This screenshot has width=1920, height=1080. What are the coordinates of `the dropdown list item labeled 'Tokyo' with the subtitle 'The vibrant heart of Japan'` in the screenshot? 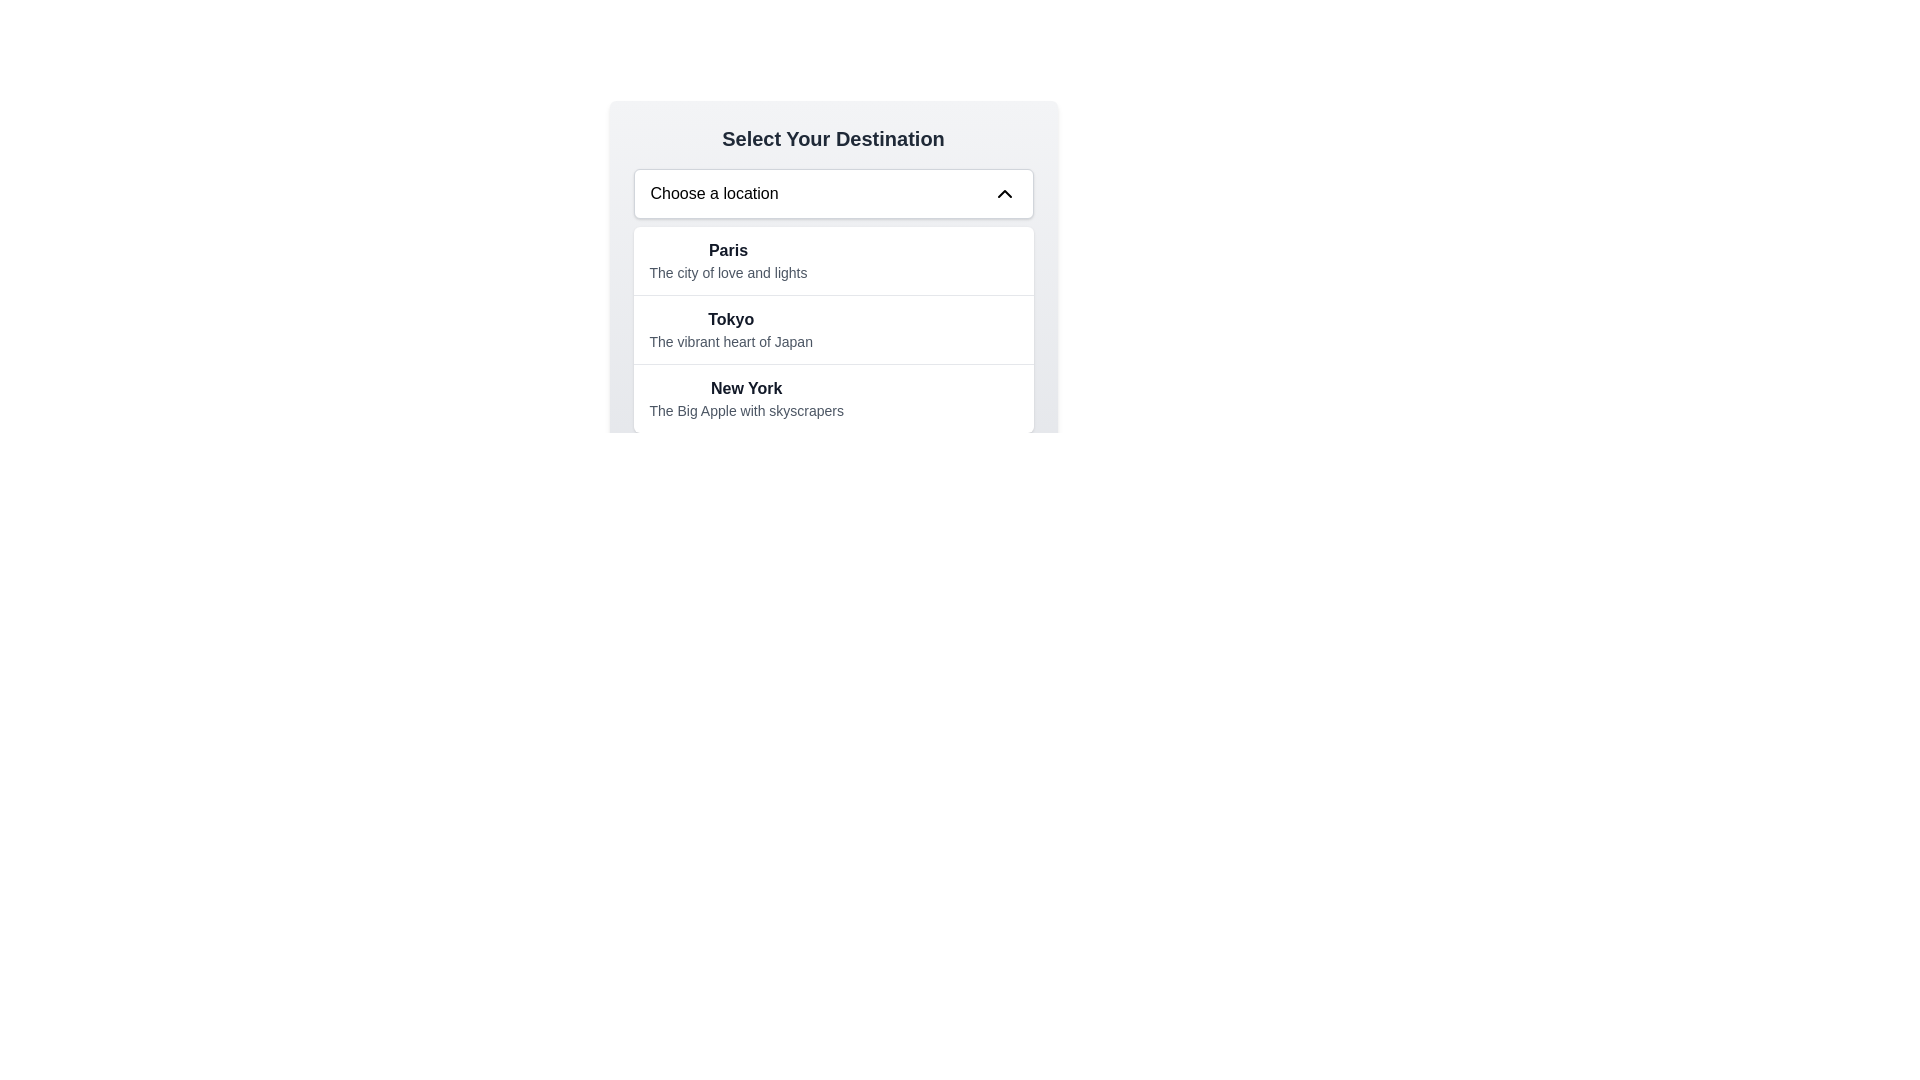 It's located at (833, 300).